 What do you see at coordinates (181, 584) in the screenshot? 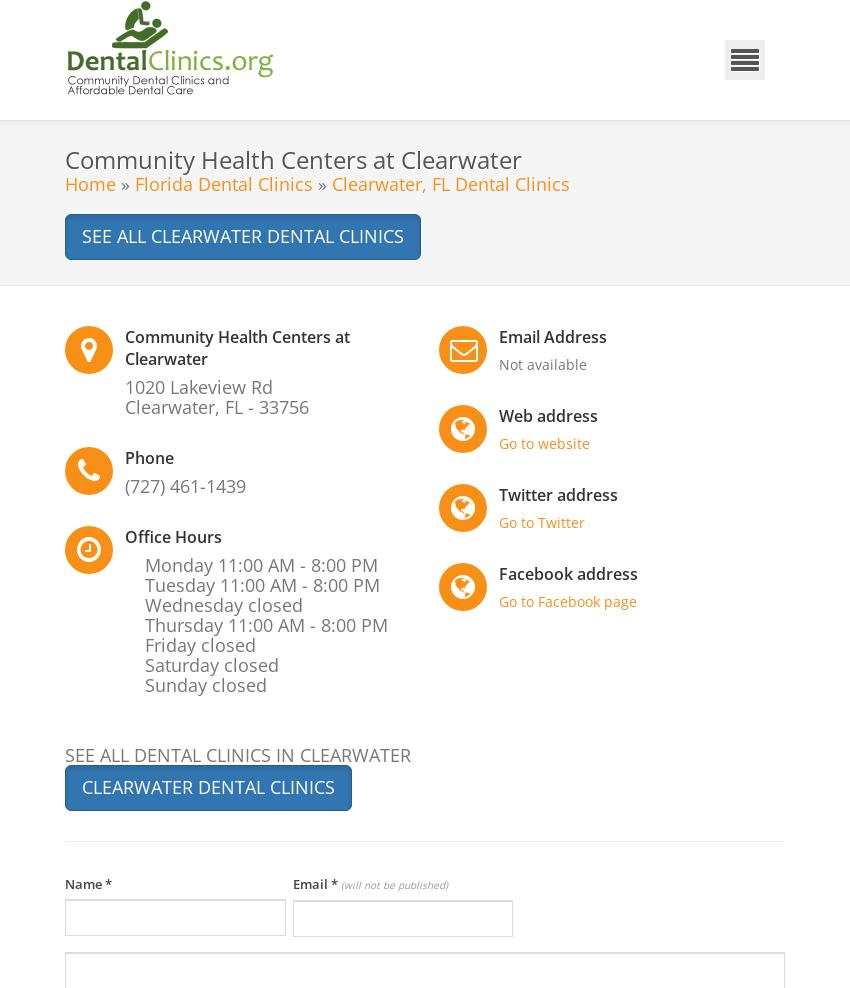
I see `'Tuesday'` at bounding box center [181, 584].